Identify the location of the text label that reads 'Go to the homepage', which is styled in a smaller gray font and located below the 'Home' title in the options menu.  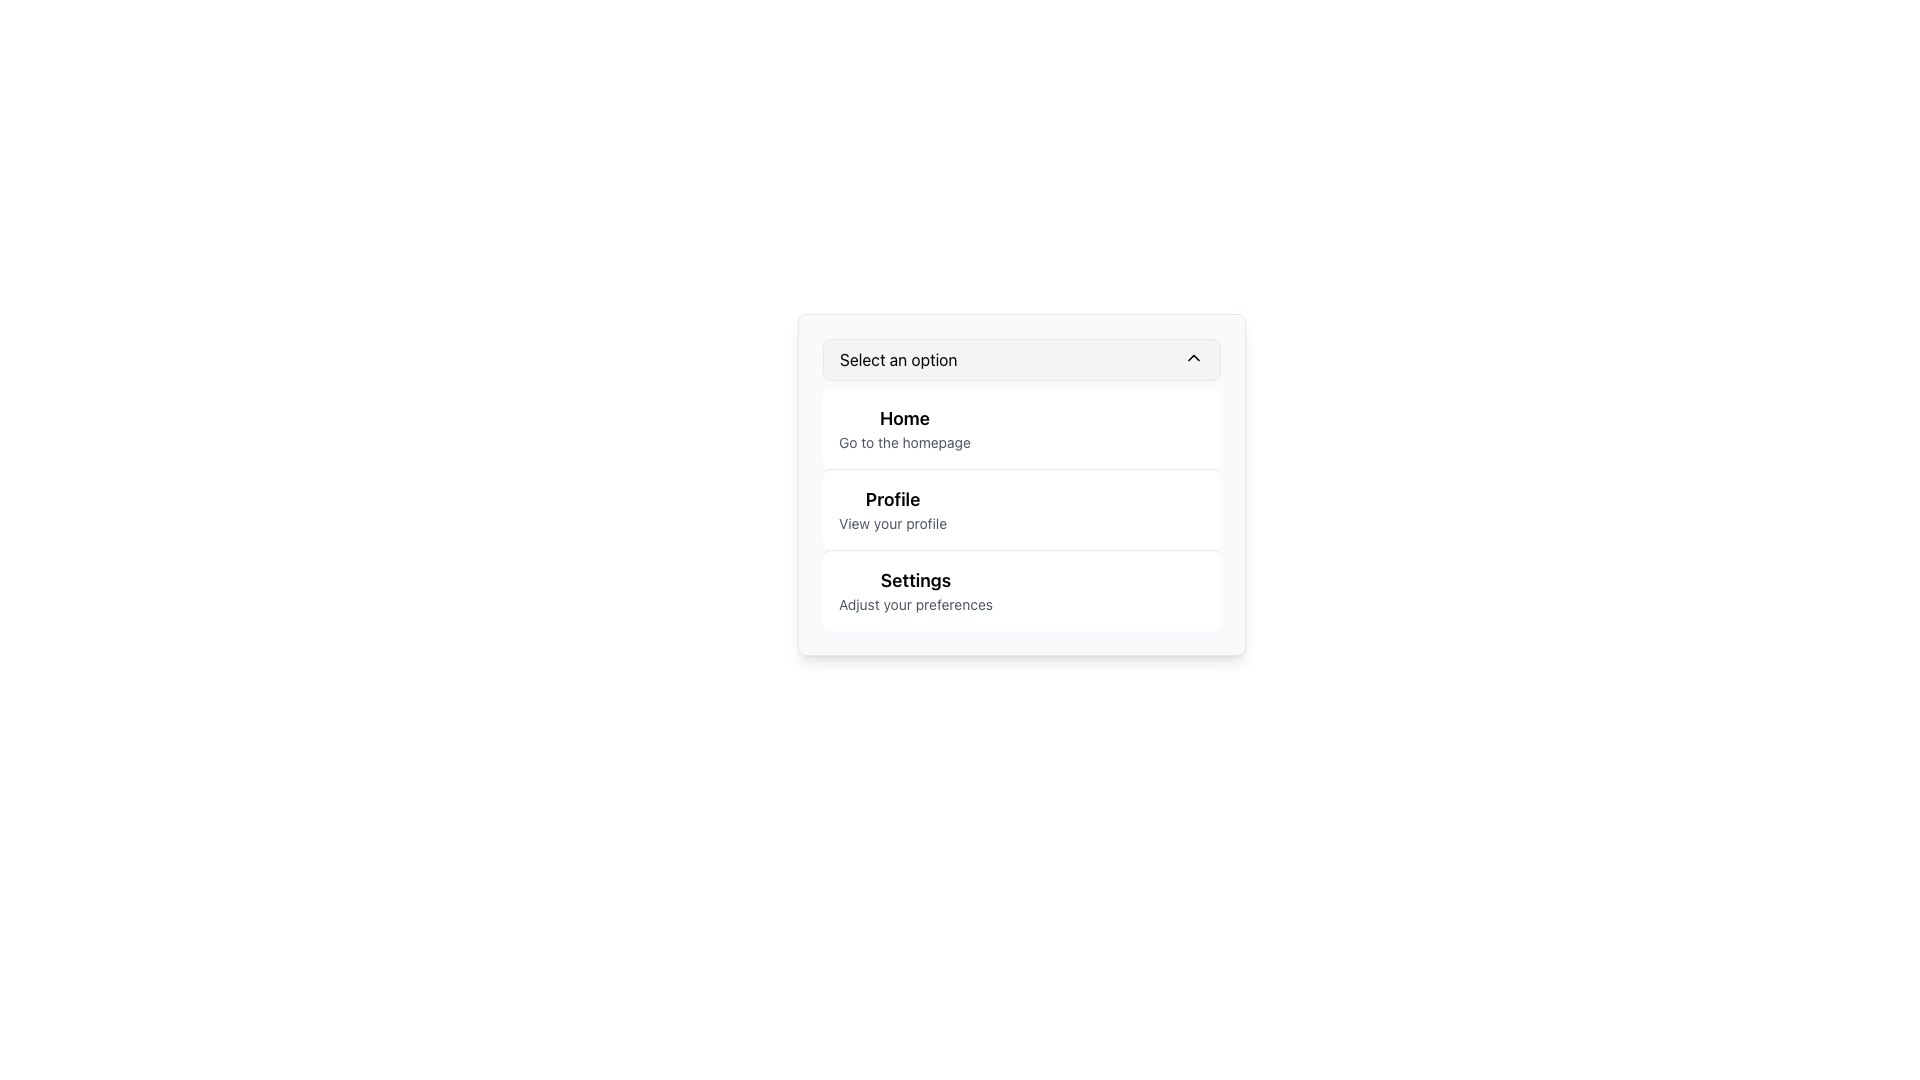
(903, 442).